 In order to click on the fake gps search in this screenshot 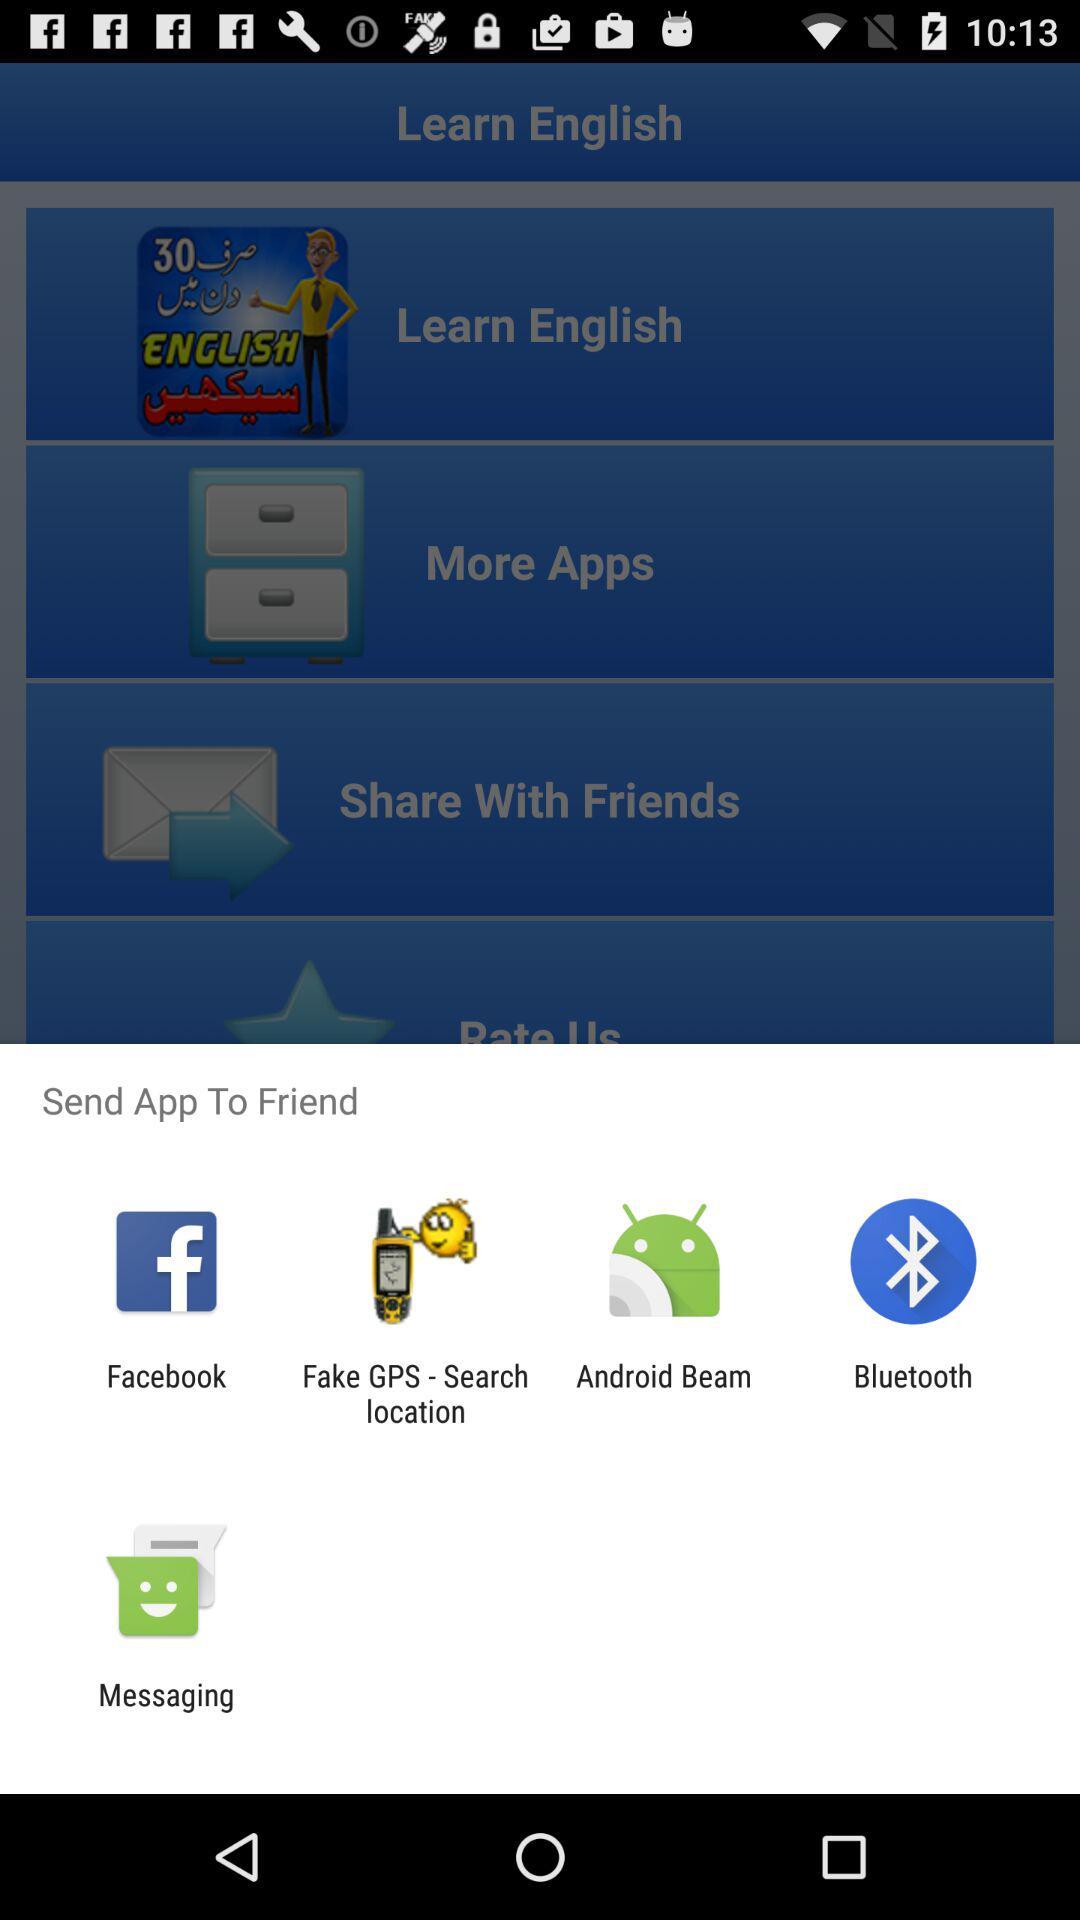, I will do `click(414, 1392)`.